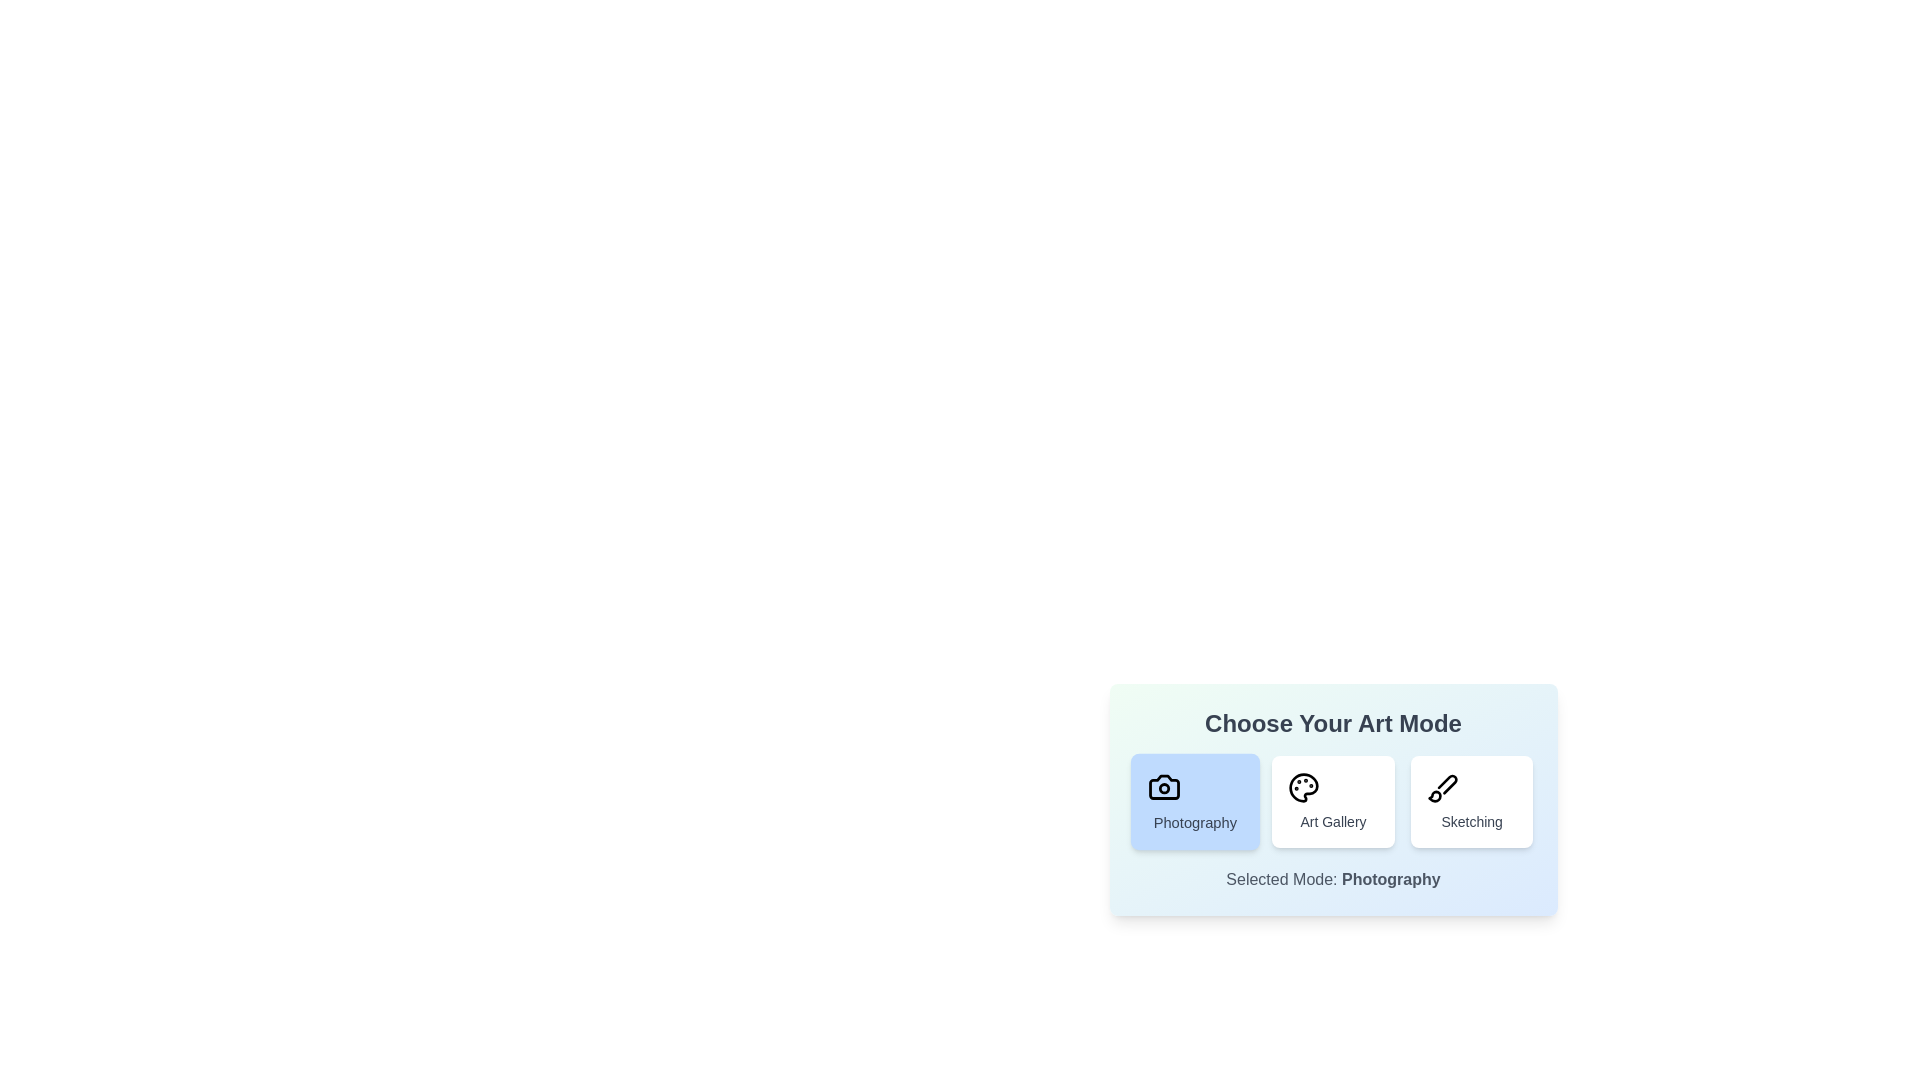 This screenshot has width=1920, height=1080. Describe the element at coordinates (1472, 801) in the screenshot. I see `the button labeled Sketching` at that location.